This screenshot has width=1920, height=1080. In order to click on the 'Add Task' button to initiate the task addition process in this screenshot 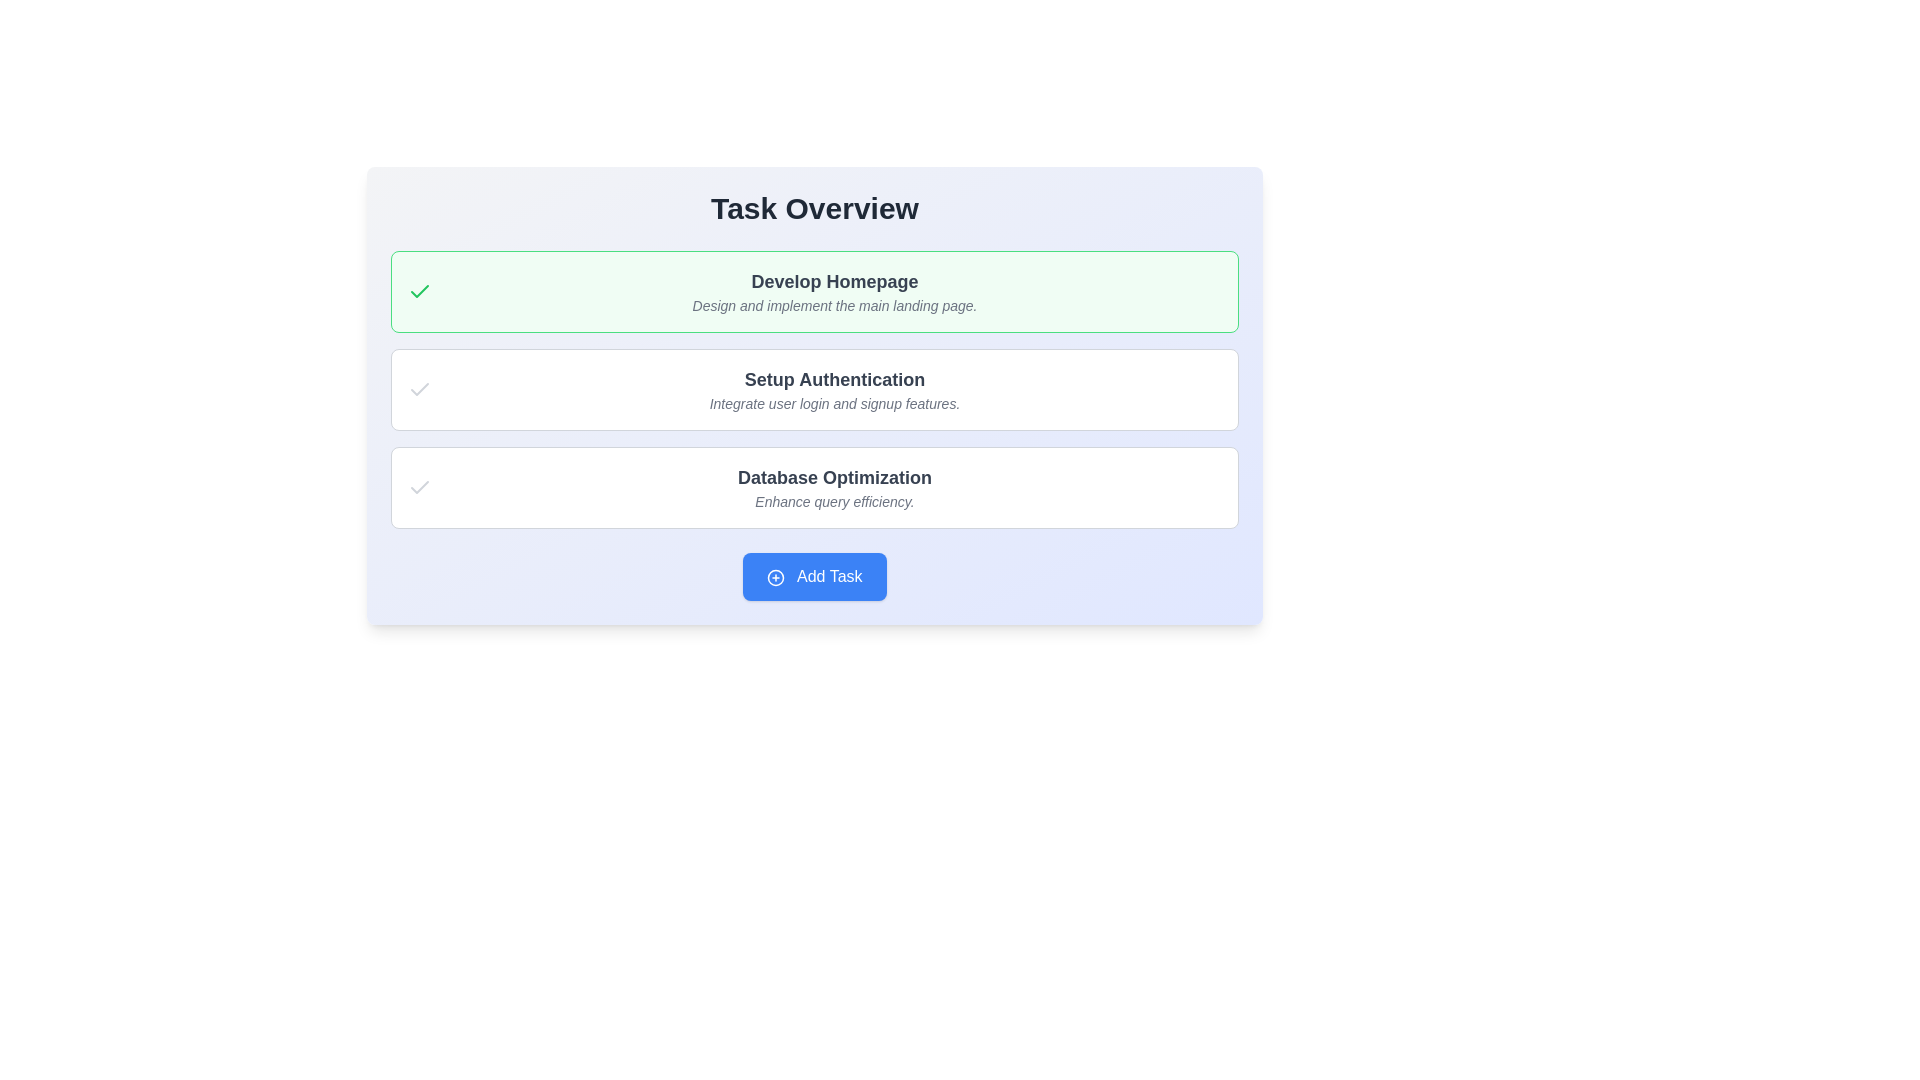, I will do `click(815, 577)`.